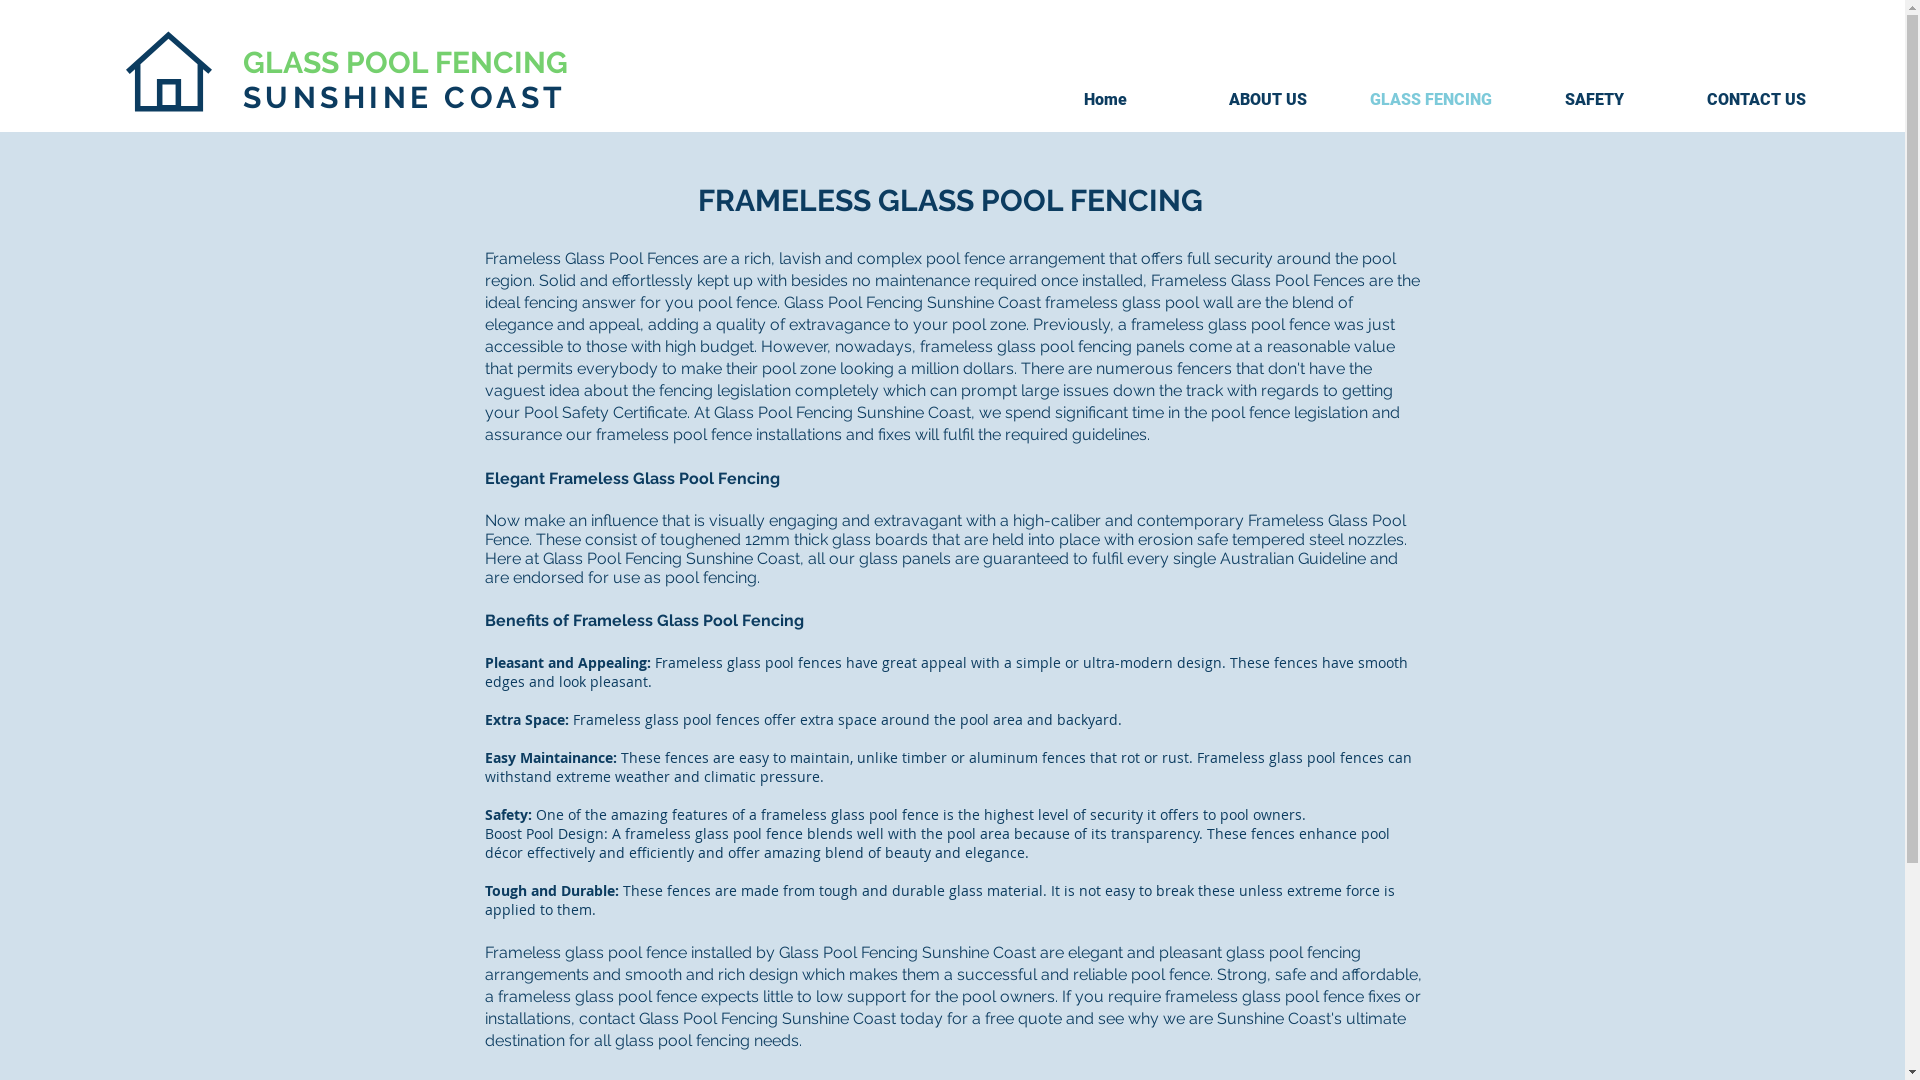 This screenshot has height=1080, width=1920. Describe the element at coordinates (1755, 100) in the screenshot. I see `'CONTACT US'` at that location.